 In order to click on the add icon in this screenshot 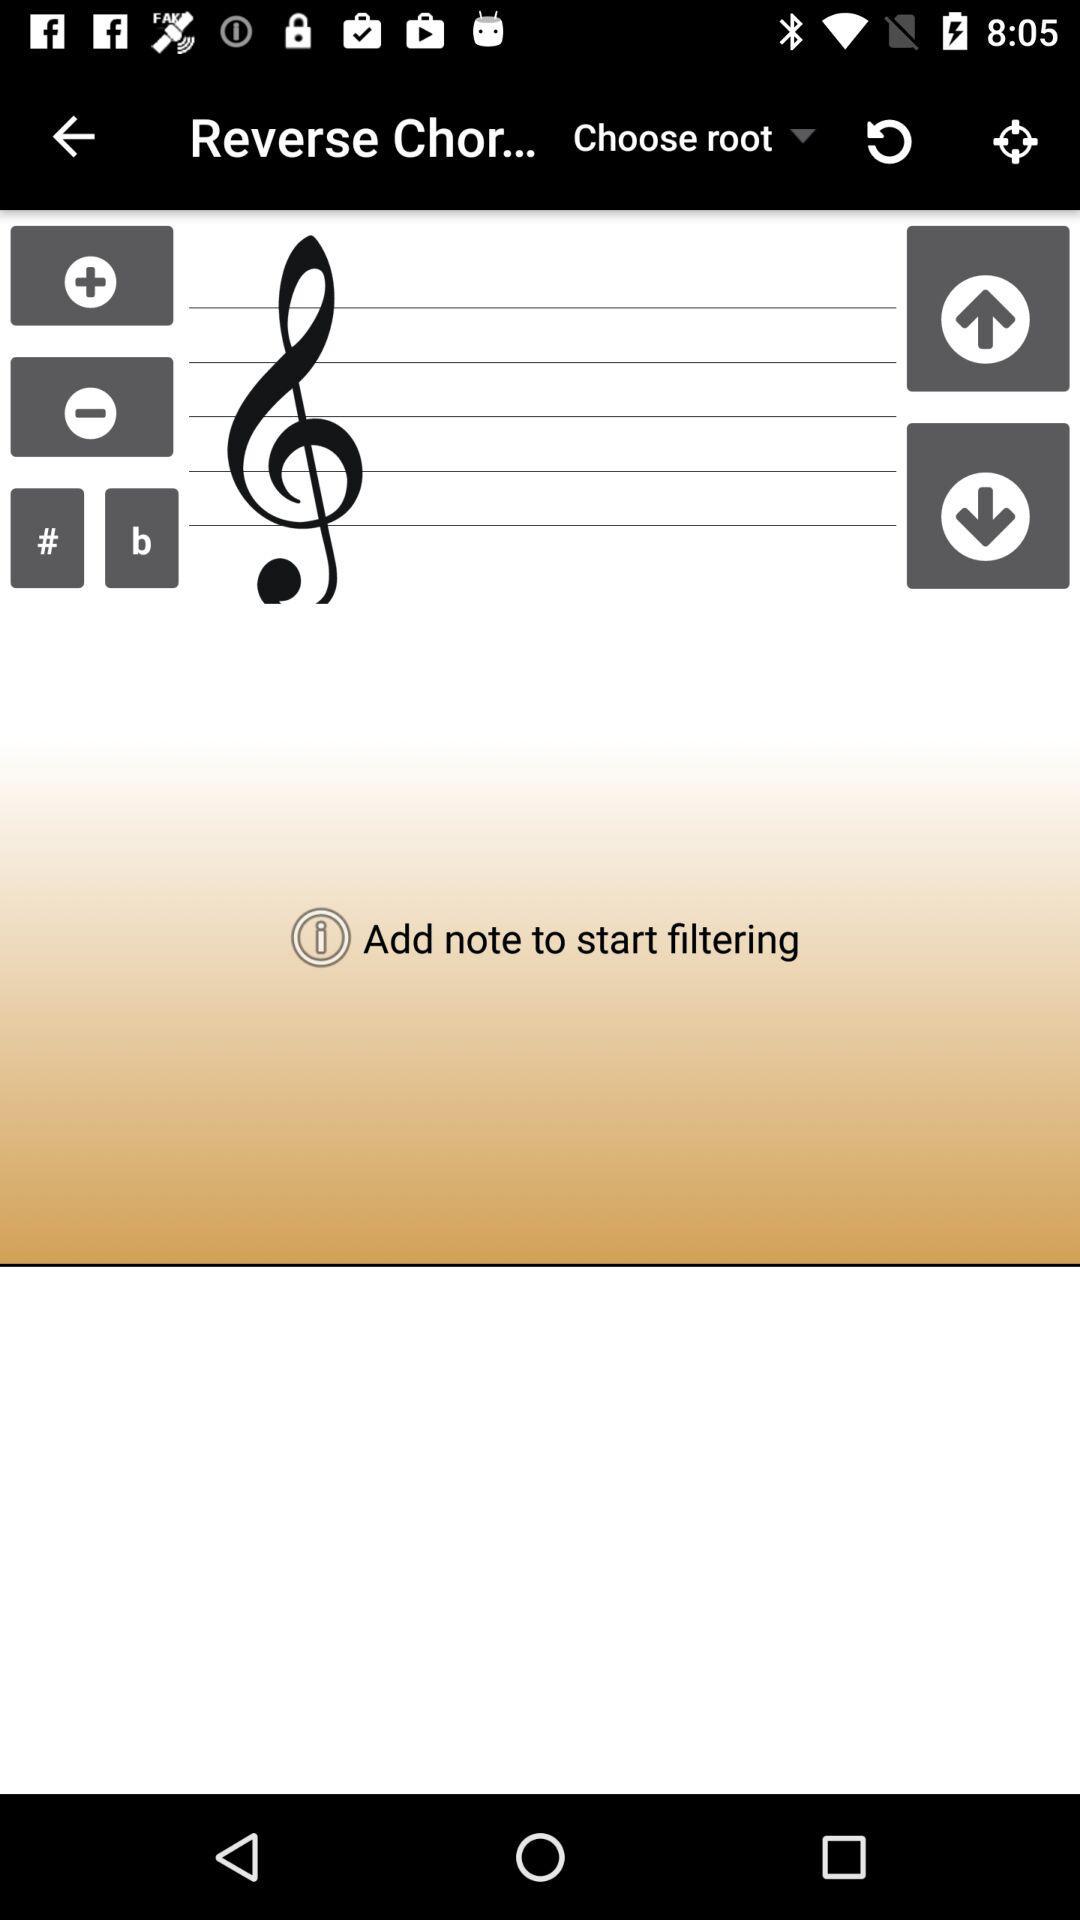, I will do `click(91, 274)`.